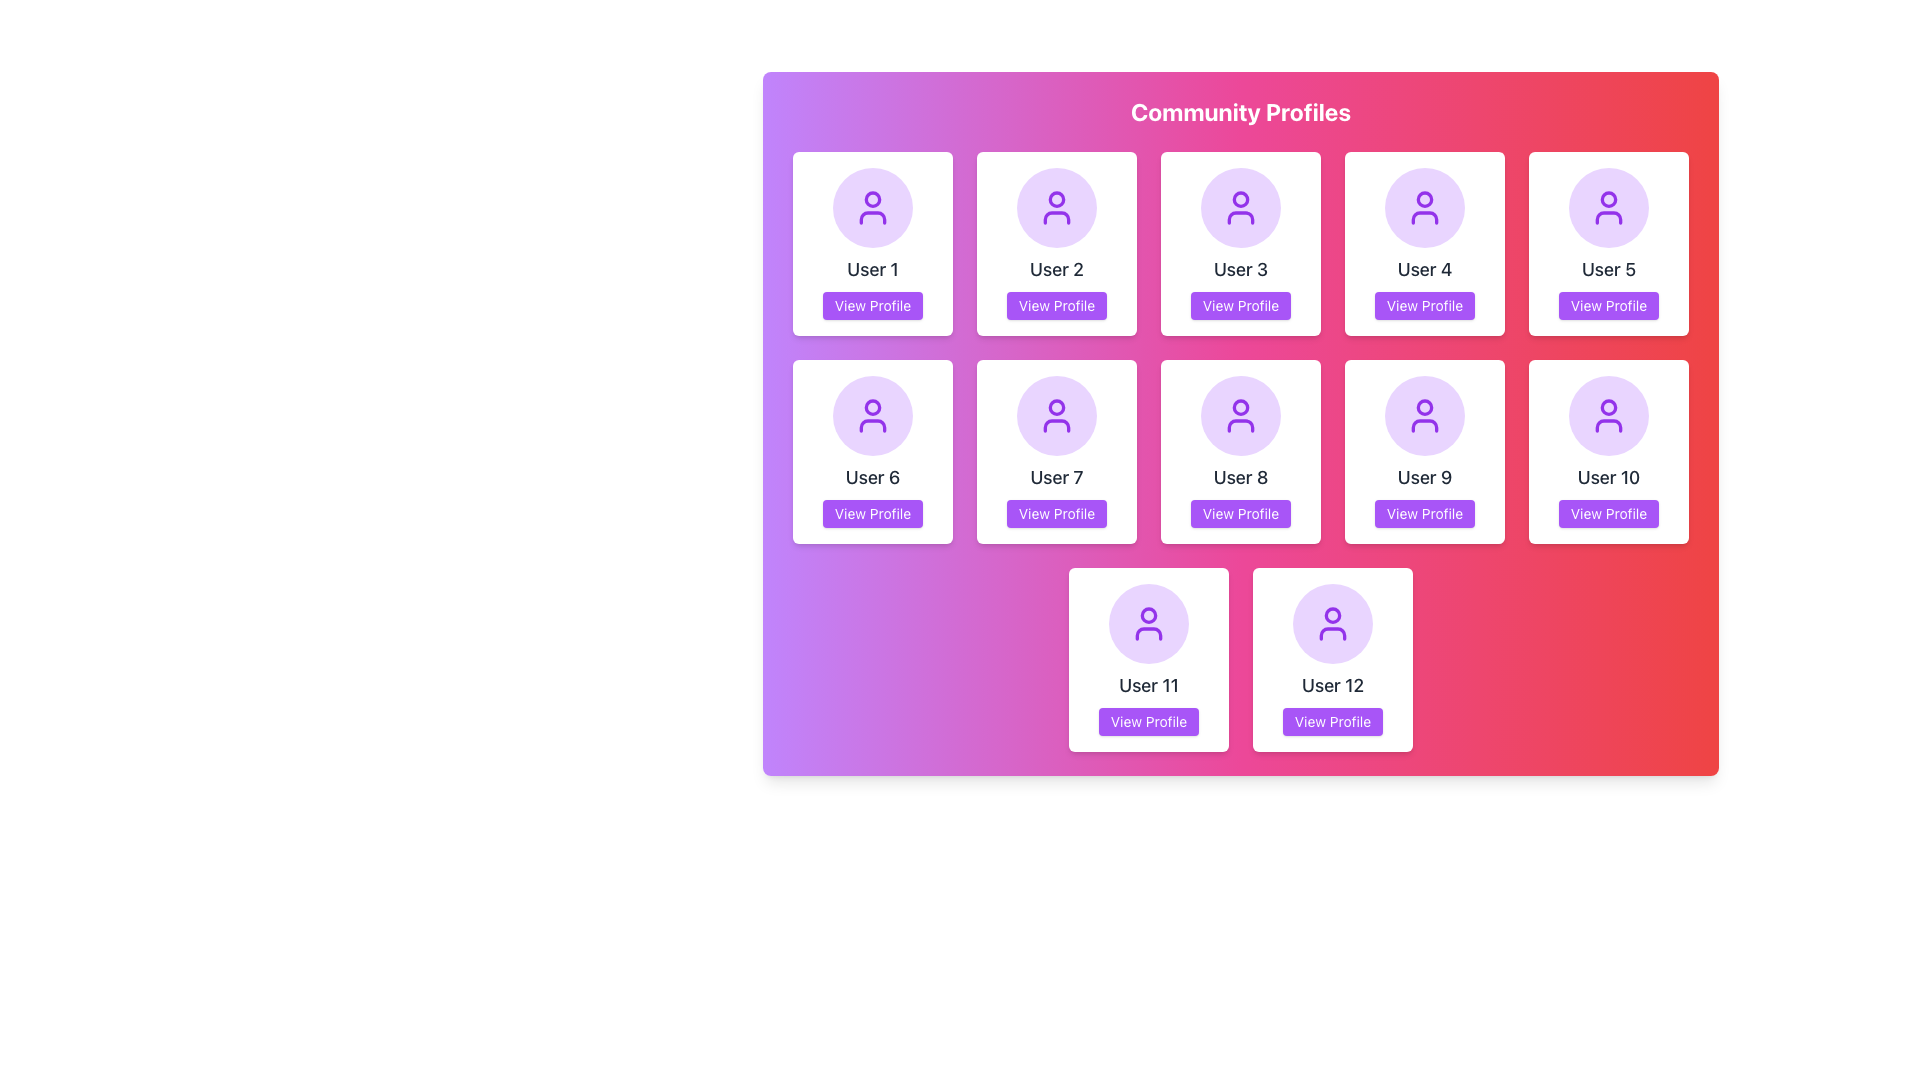  Describe the element at coordinates (873, 415) in the screenshot. I see `the user profile icon, which features a circular purple avatar within a lighter purple square, located` at that location.